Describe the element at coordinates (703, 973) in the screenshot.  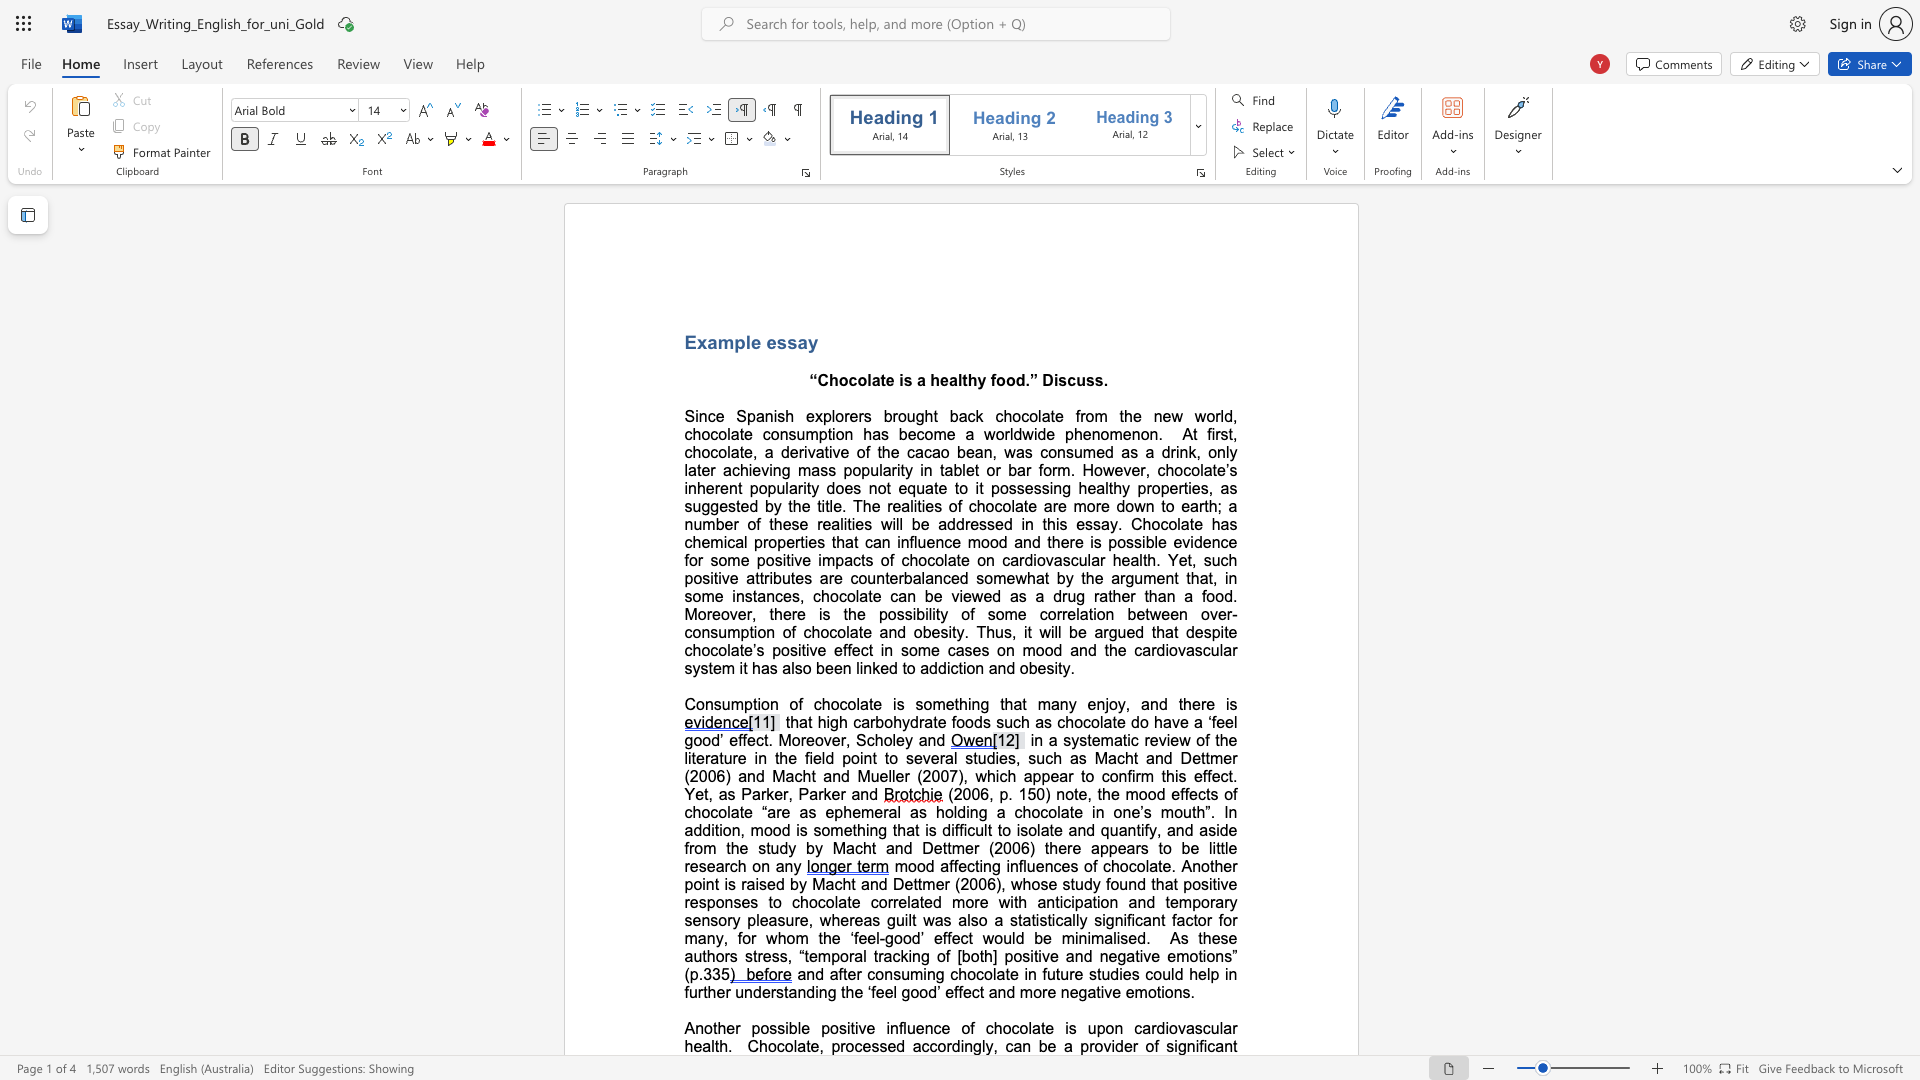
I see `the subset text "33" within the text "As these authors stress, “temporal tracking of [both] positive and negative emotions” (p.335"` at that location.